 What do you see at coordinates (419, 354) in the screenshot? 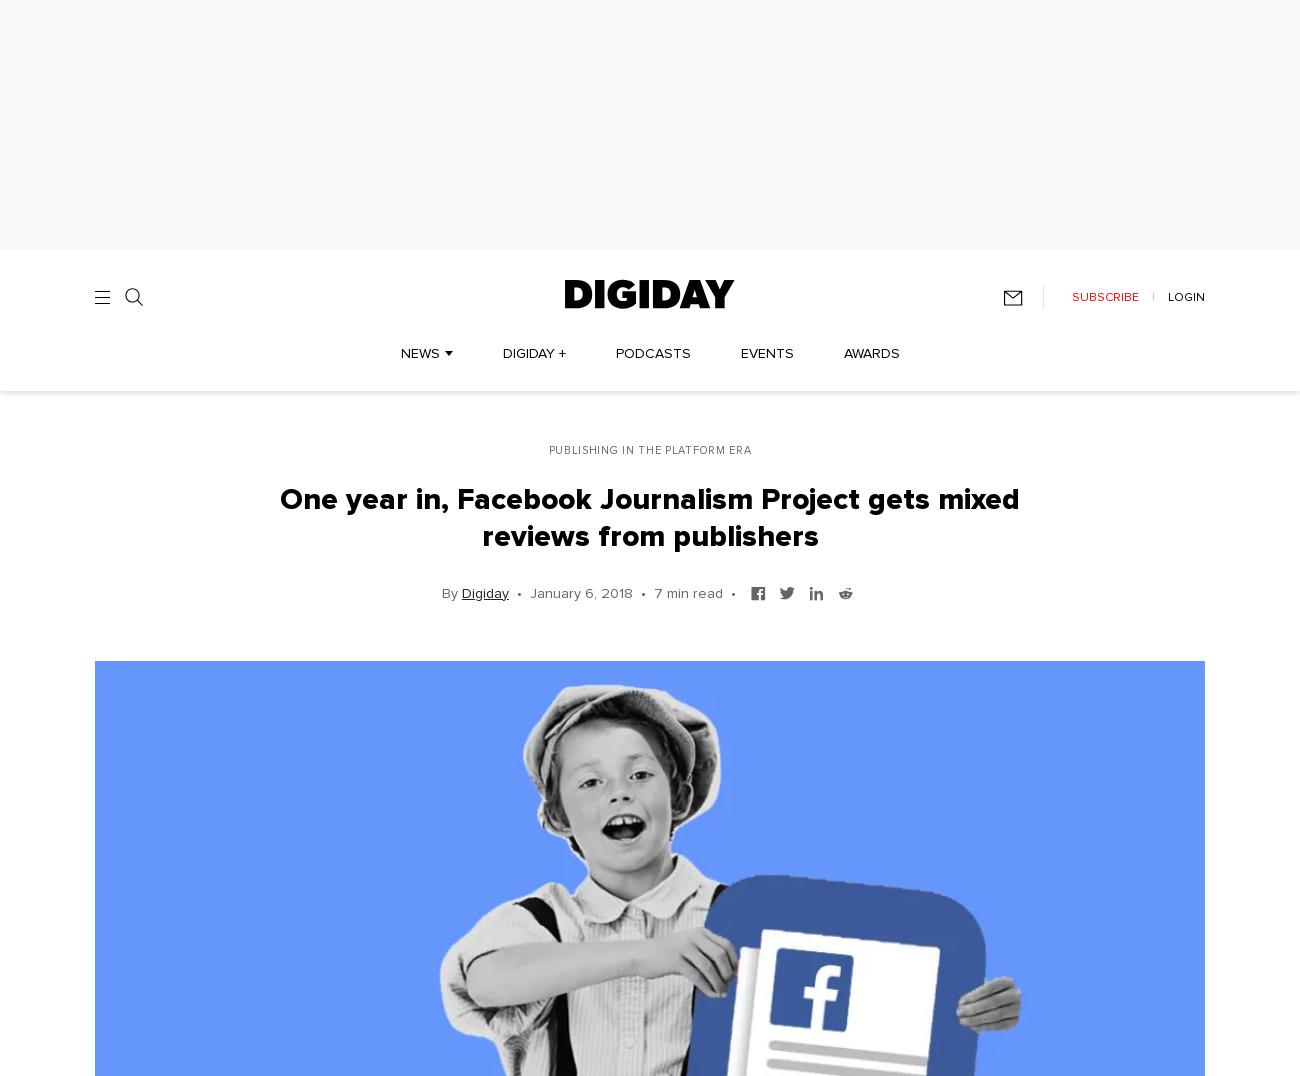
I see `'News'` at bounding box center [419, 354].